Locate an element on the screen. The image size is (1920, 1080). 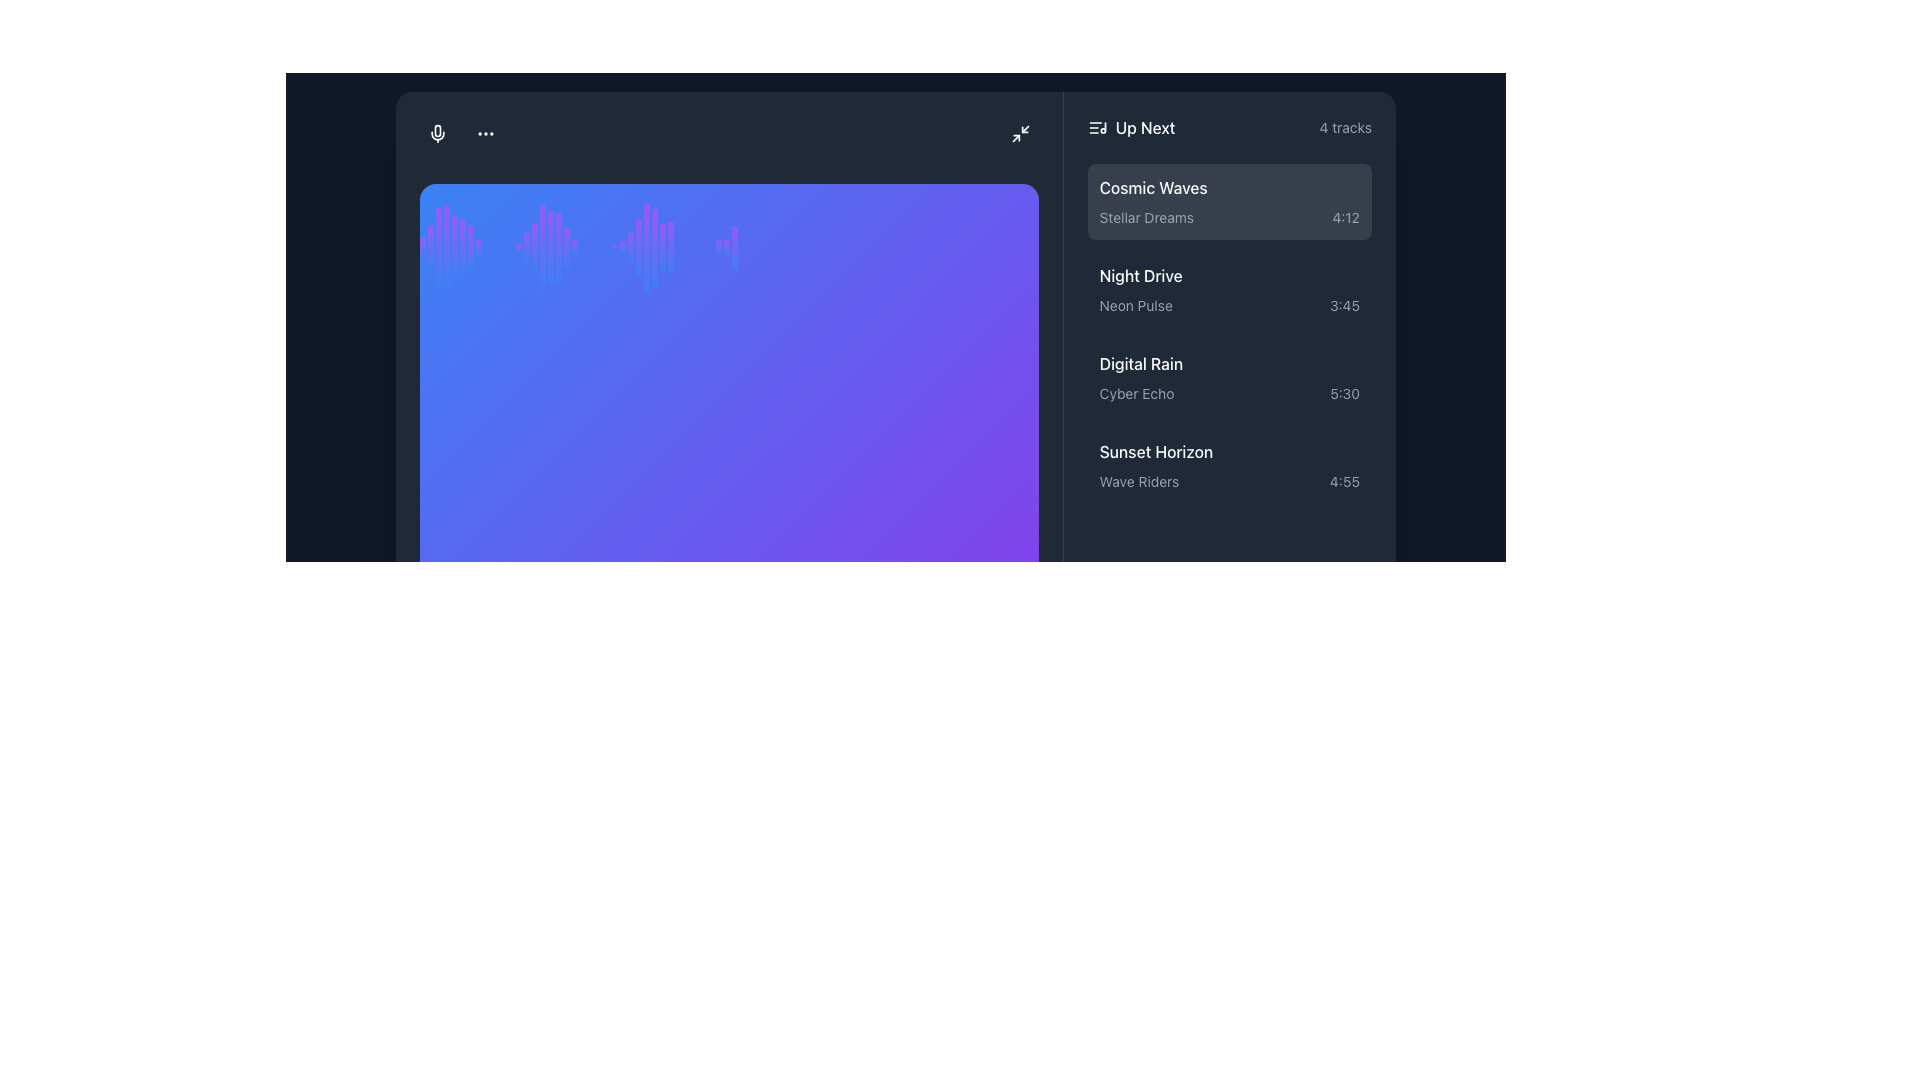
the minimize button located in the upper-right section of the main interface, which is represented by a circular icon that changes appearance upon interaction is located at coordinates (1020, 133).